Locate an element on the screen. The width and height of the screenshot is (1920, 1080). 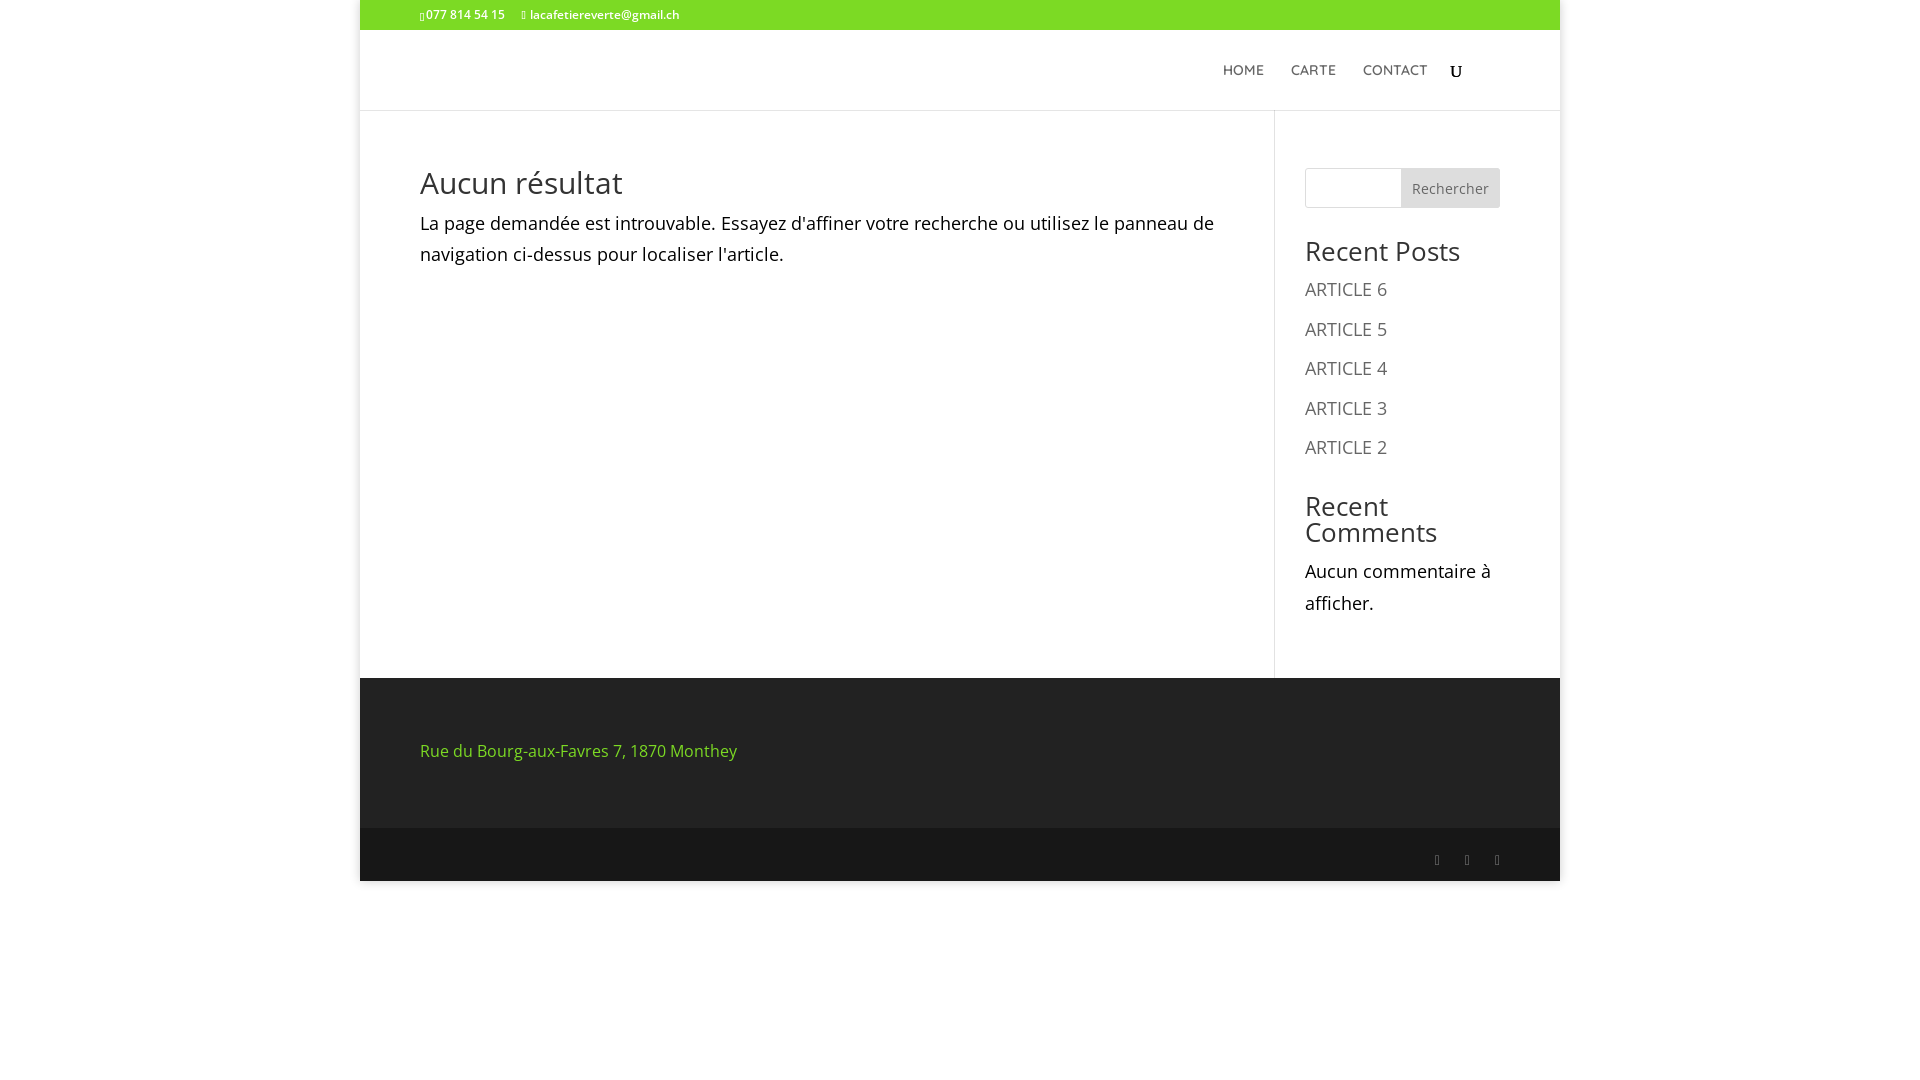
'CONTACT' is located at coordinates (1394, 85).